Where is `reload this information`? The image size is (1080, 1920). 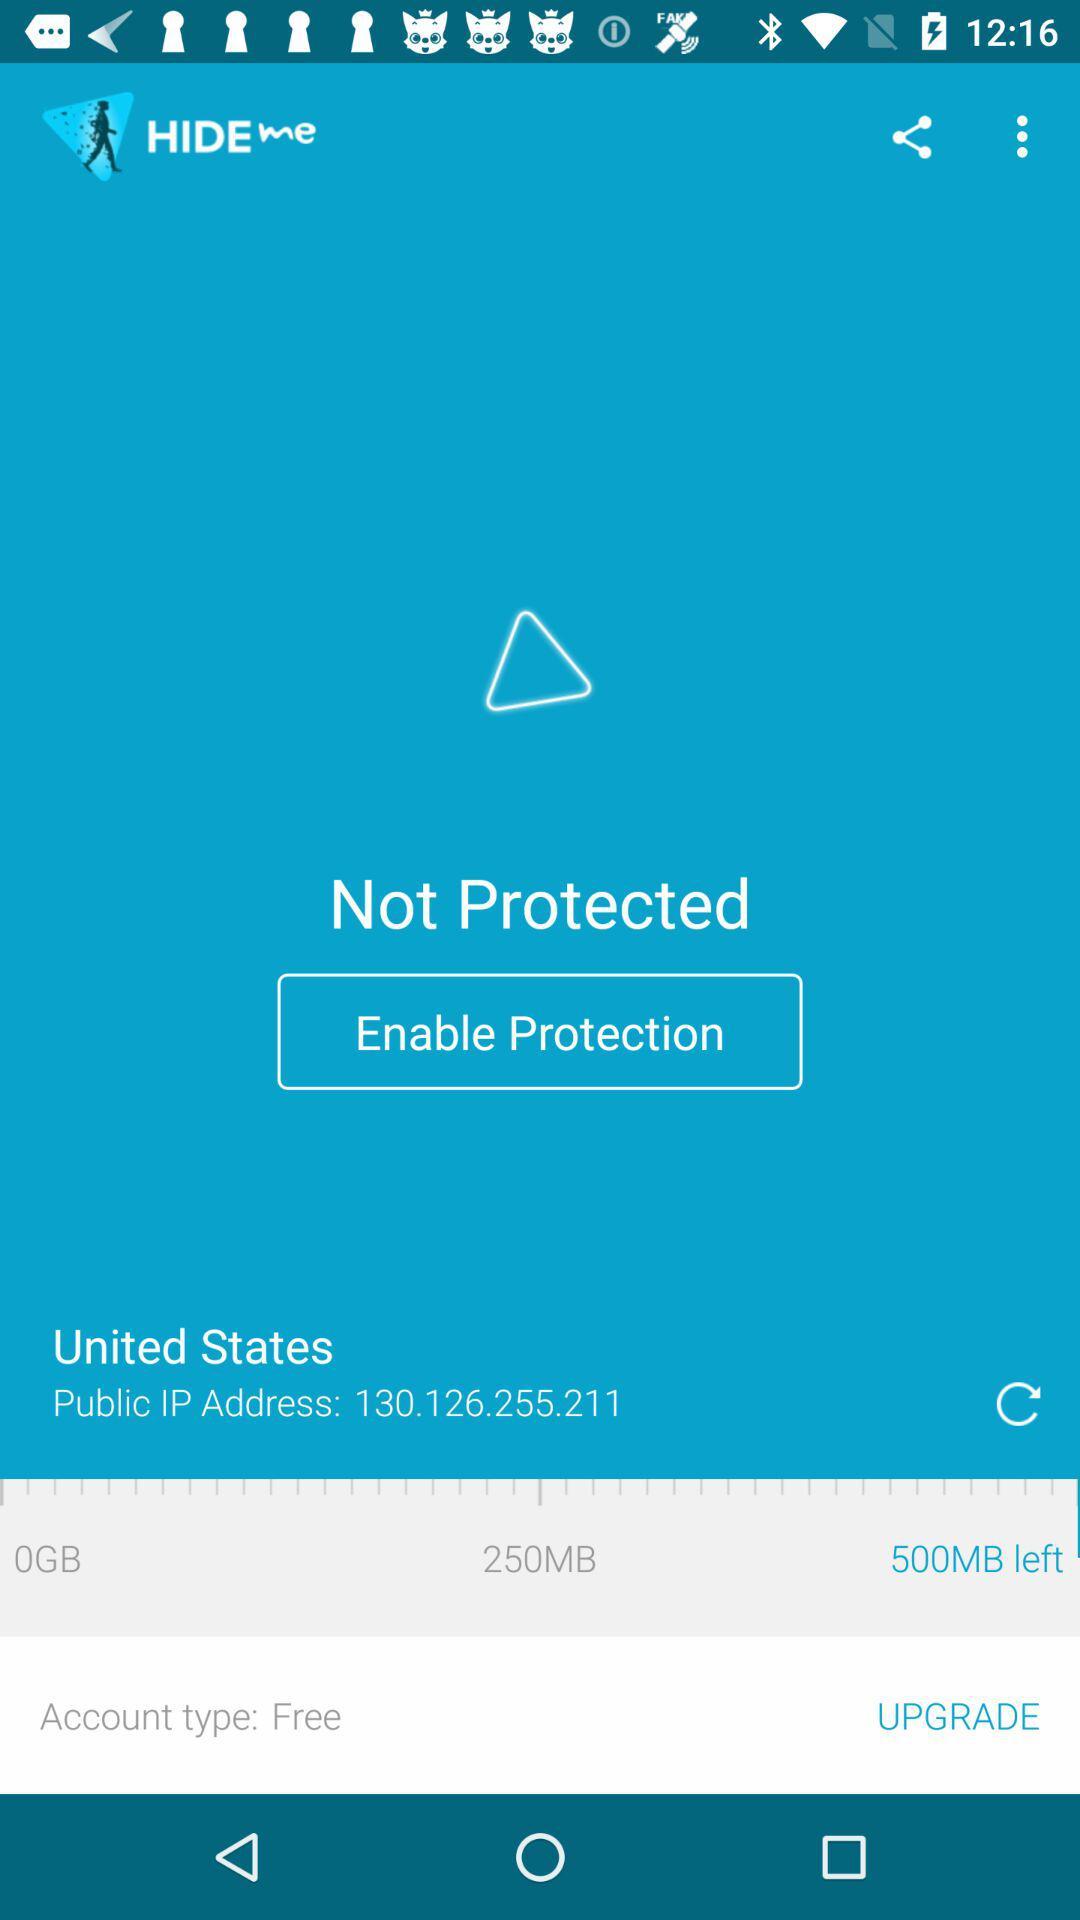 reload this information is located at coordinates (1018, 1402).